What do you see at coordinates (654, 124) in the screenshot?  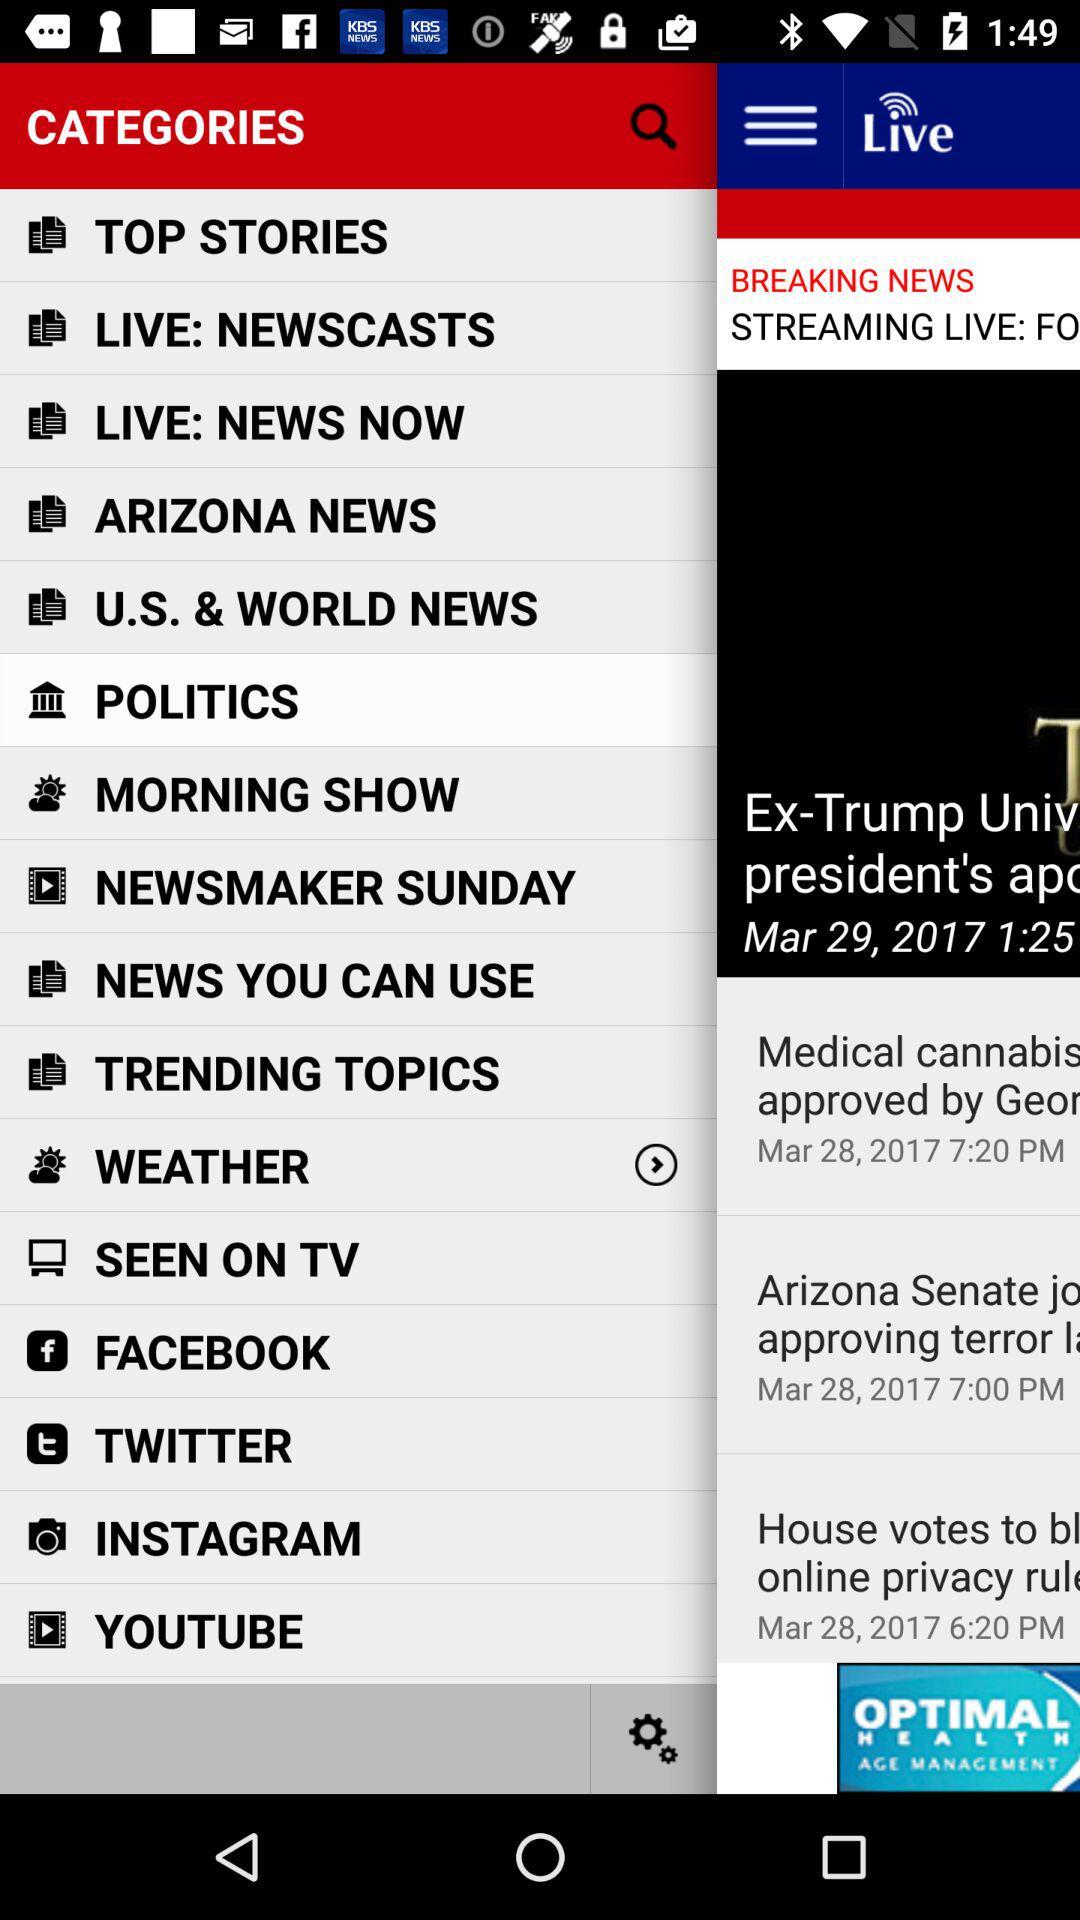 I see `the search icon` at bounding box center [654, 124].